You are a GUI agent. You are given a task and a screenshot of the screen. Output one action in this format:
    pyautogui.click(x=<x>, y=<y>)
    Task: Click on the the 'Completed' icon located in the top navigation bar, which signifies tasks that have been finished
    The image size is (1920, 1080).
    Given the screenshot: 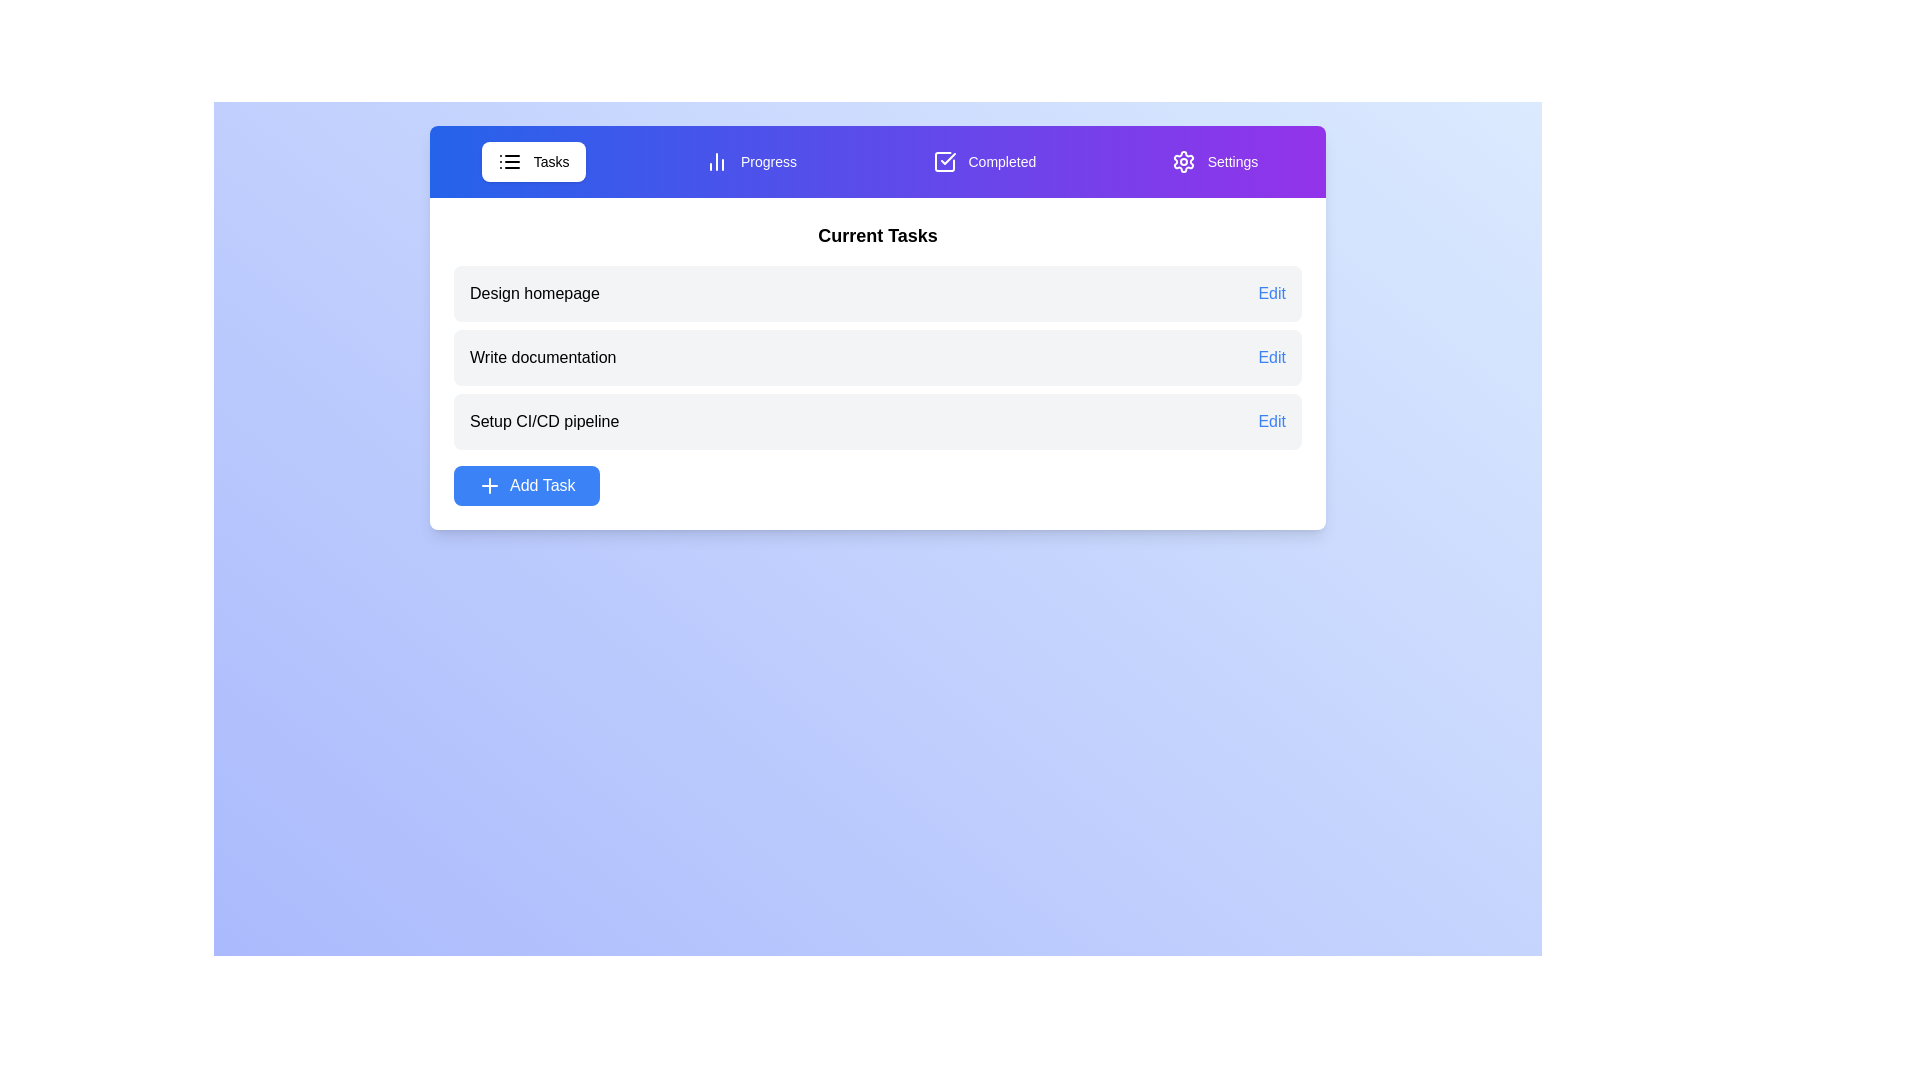 What is the action you would take?
    pyautogui.click(x=943, y=161)
    